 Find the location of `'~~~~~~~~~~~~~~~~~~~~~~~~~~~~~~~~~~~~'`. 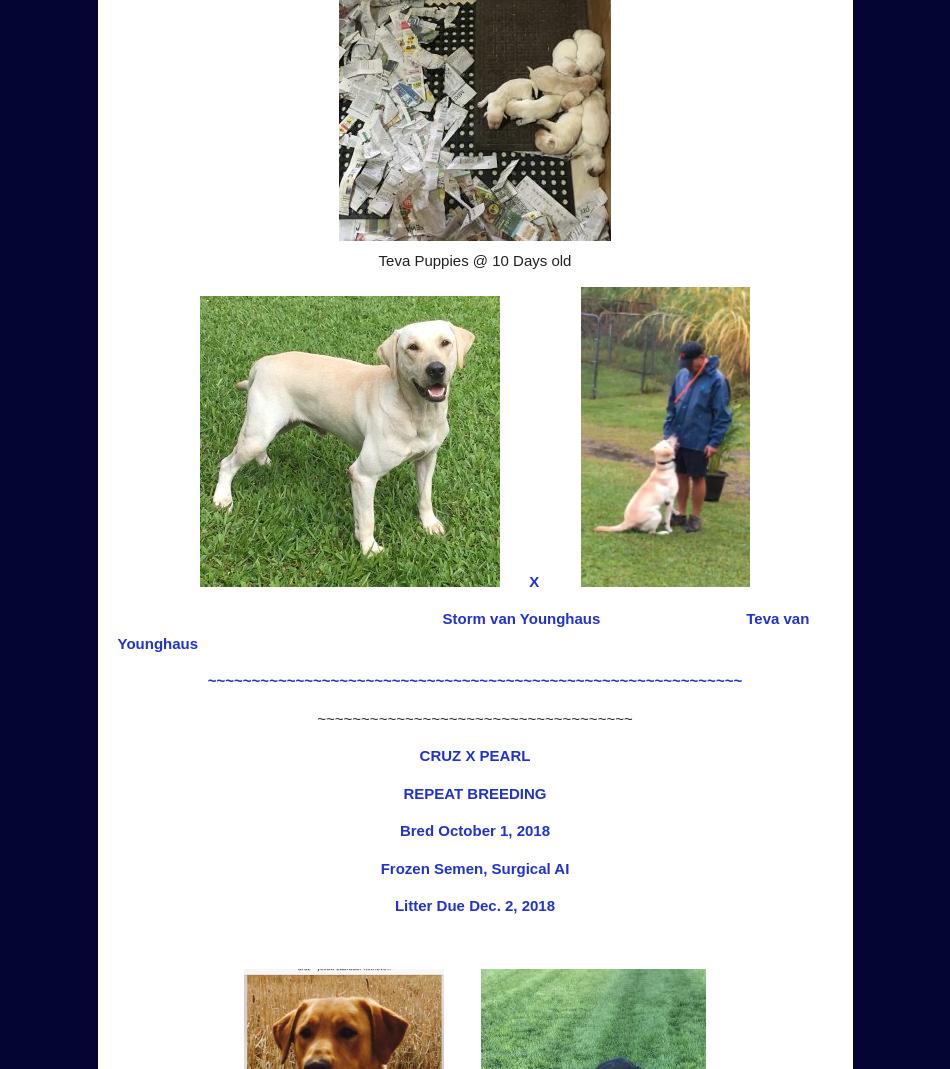

'~~~~~~~~~~~~~~~~~~~~~~~~~~~~~~~~~~~~' is located at coordinates (473, 716).